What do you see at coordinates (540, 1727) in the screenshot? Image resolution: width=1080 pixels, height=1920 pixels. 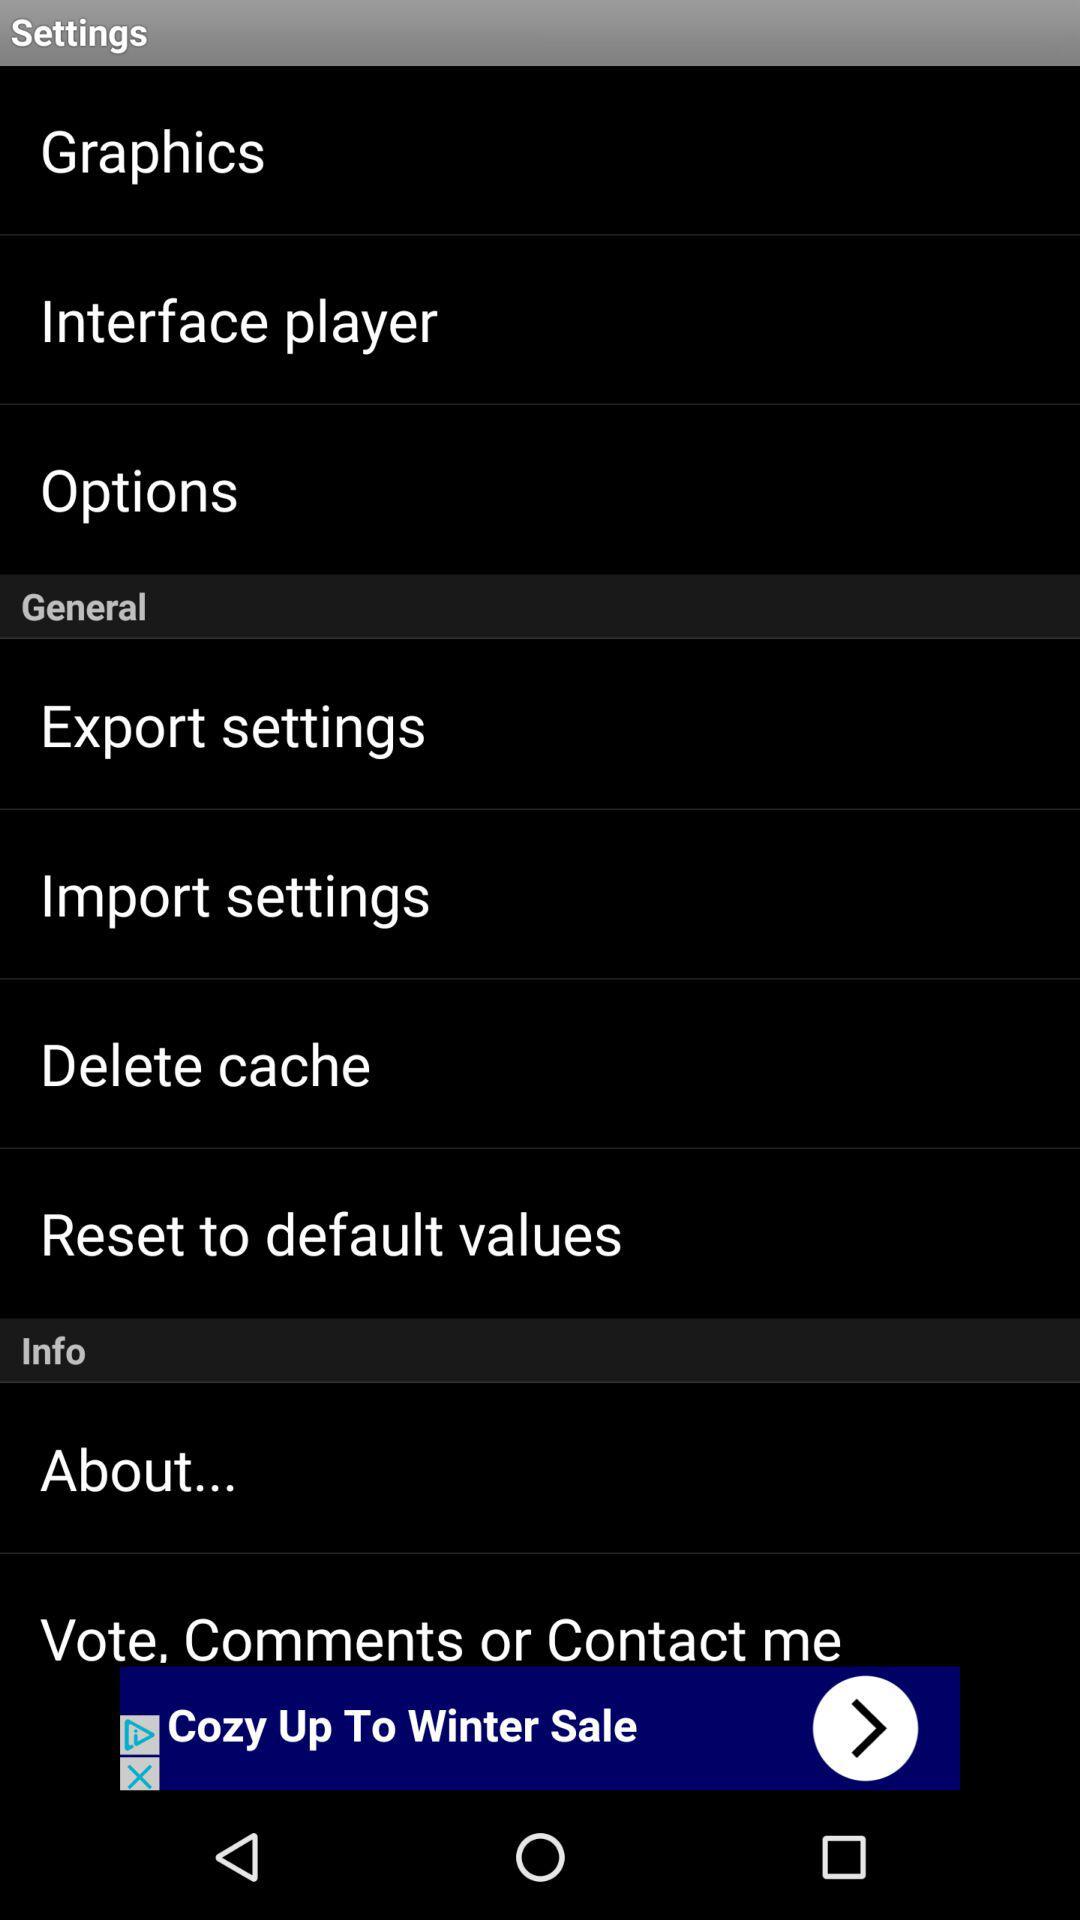 I see `advetisement link` at bounding box center [540, 1727].